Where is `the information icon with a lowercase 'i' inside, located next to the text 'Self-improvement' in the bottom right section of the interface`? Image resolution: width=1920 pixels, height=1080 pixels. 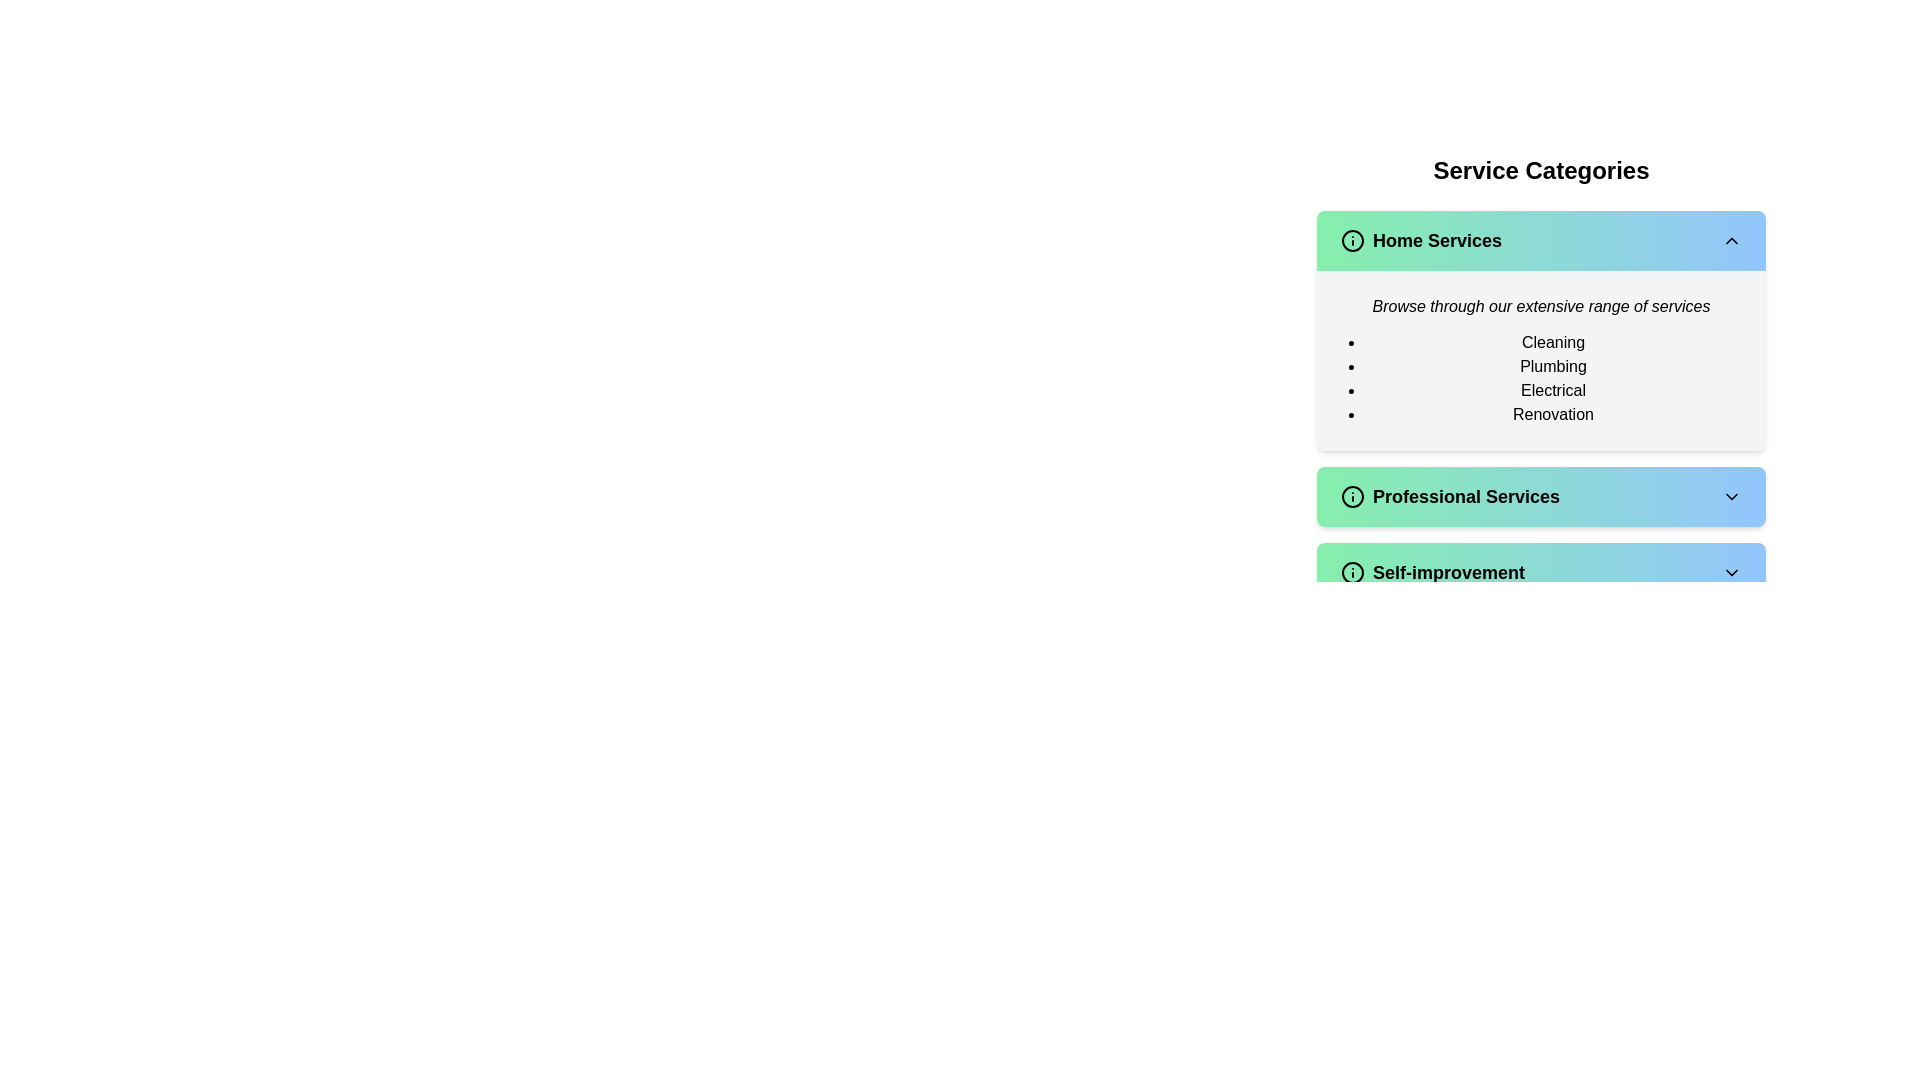 the information icon with a lowercase 'i' inside, located next to the text 'Self-improvement' in the bottom right section of the interface is located at coordinates (1353, 573).